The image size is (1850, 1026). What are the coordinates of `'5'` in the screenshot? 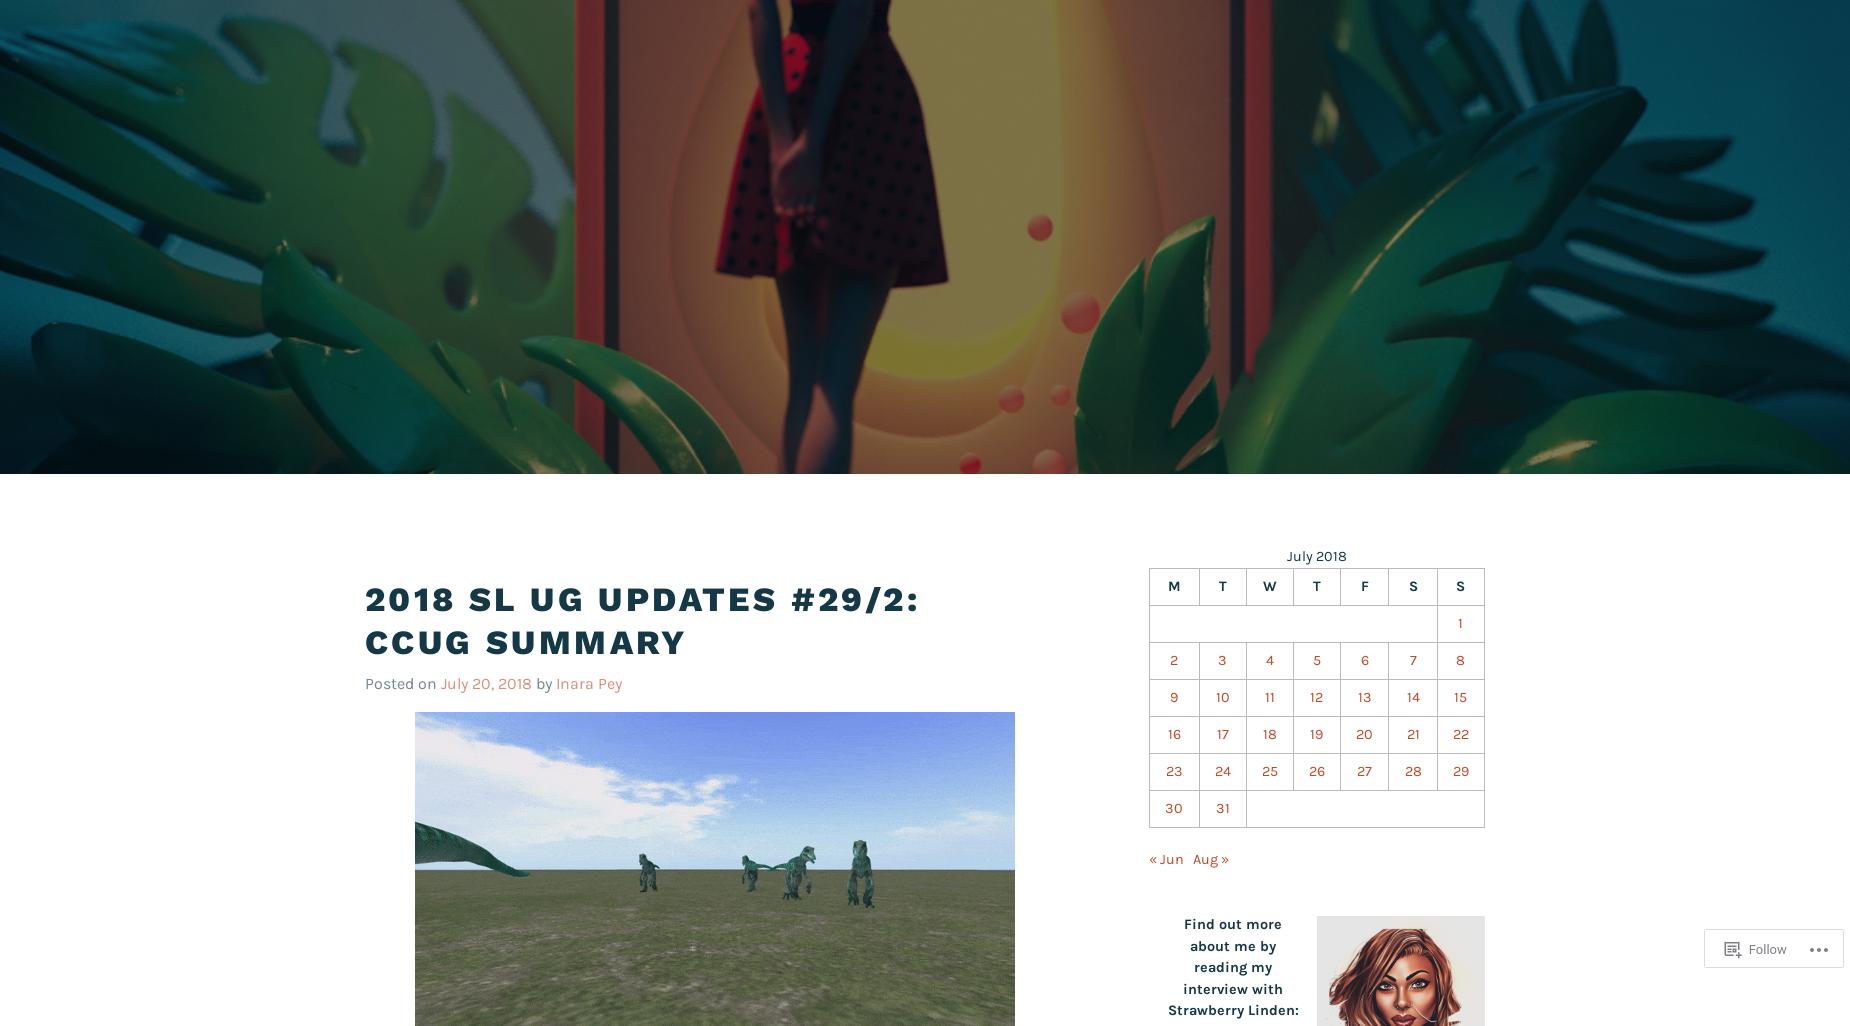 It's located at (1315, 659).